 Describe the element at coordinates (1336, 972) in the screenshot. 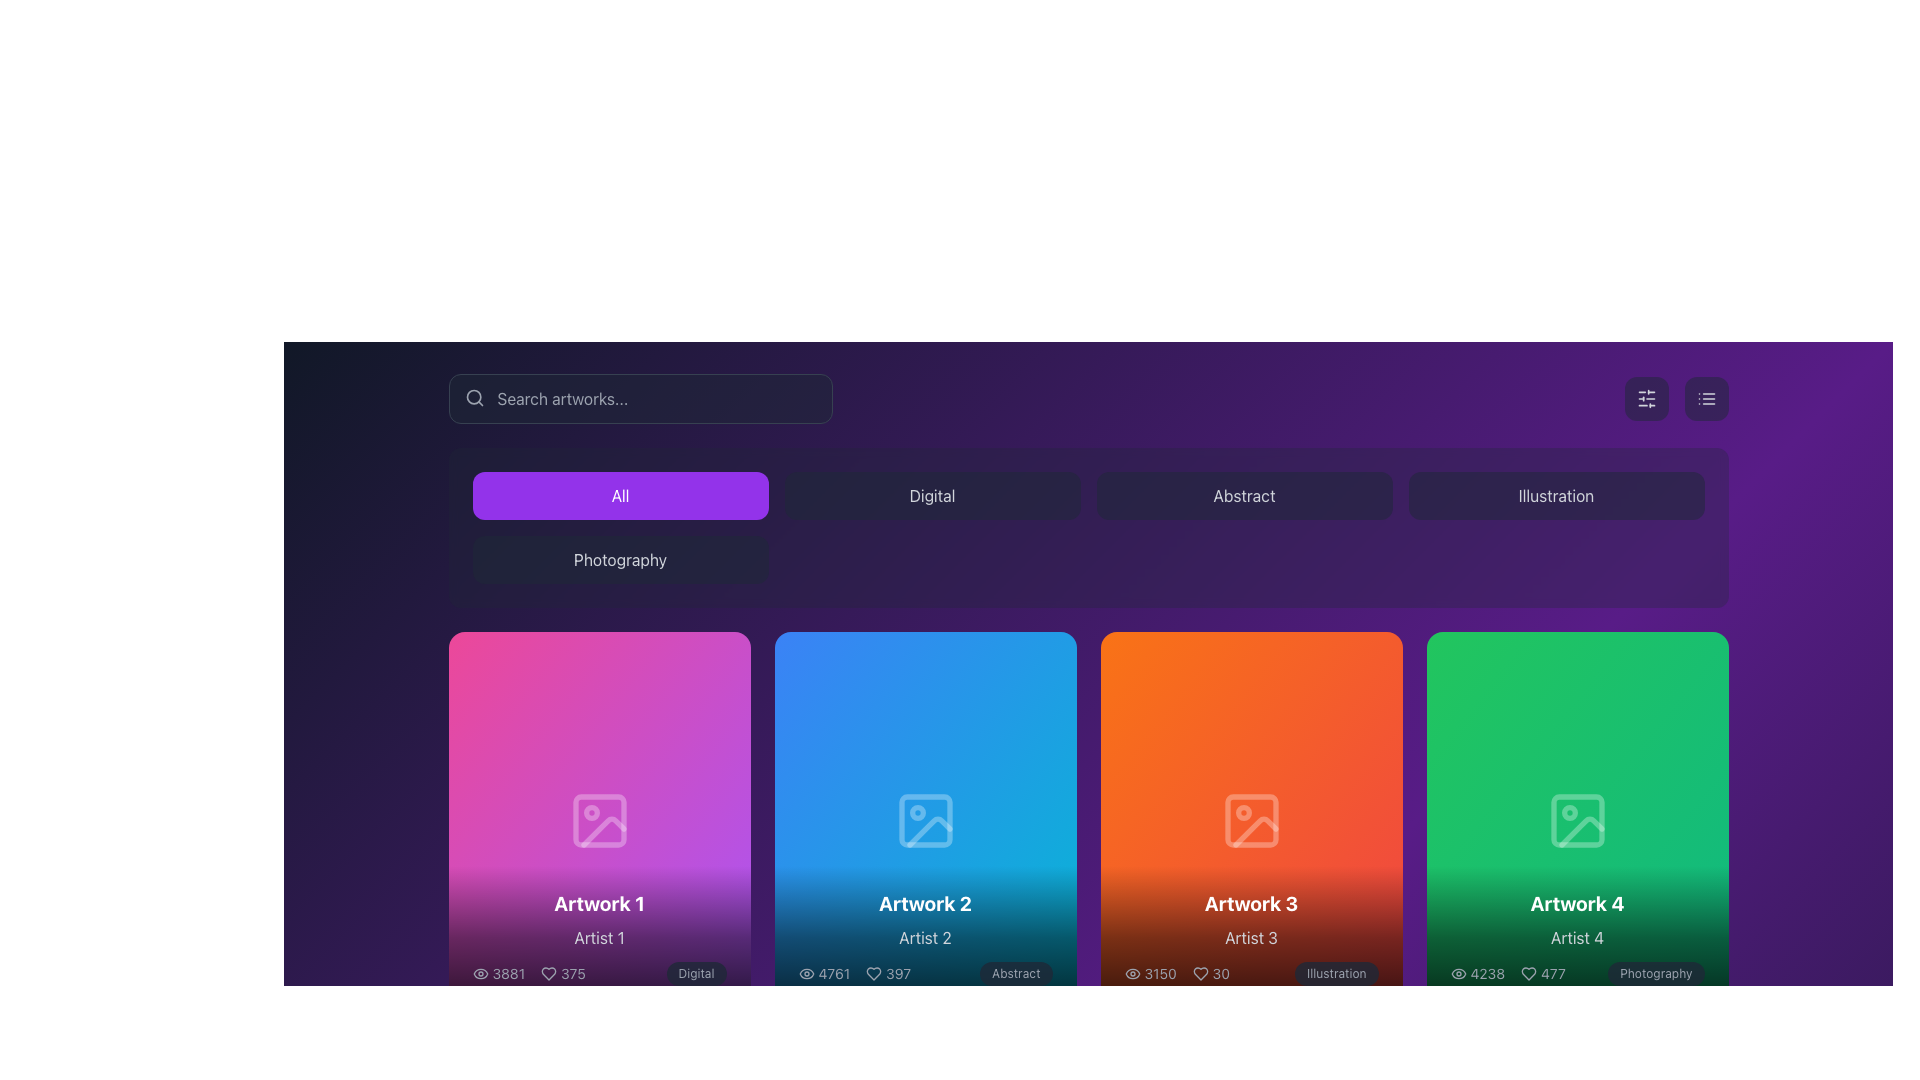

I see `the information displayed in the pill-shaped label with the text 'Illustration' in light gray, located at the bottom-right corner of the card representing 'Artwork 3'` at that location.